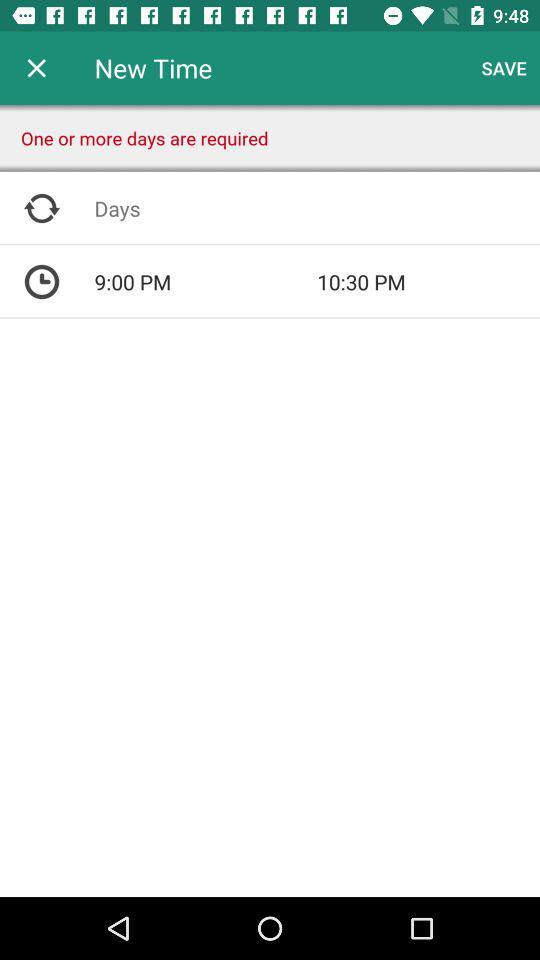 This screenshot has width=540, height=960. I want to click on item next to the 10:30 pm, so click(204, 281).